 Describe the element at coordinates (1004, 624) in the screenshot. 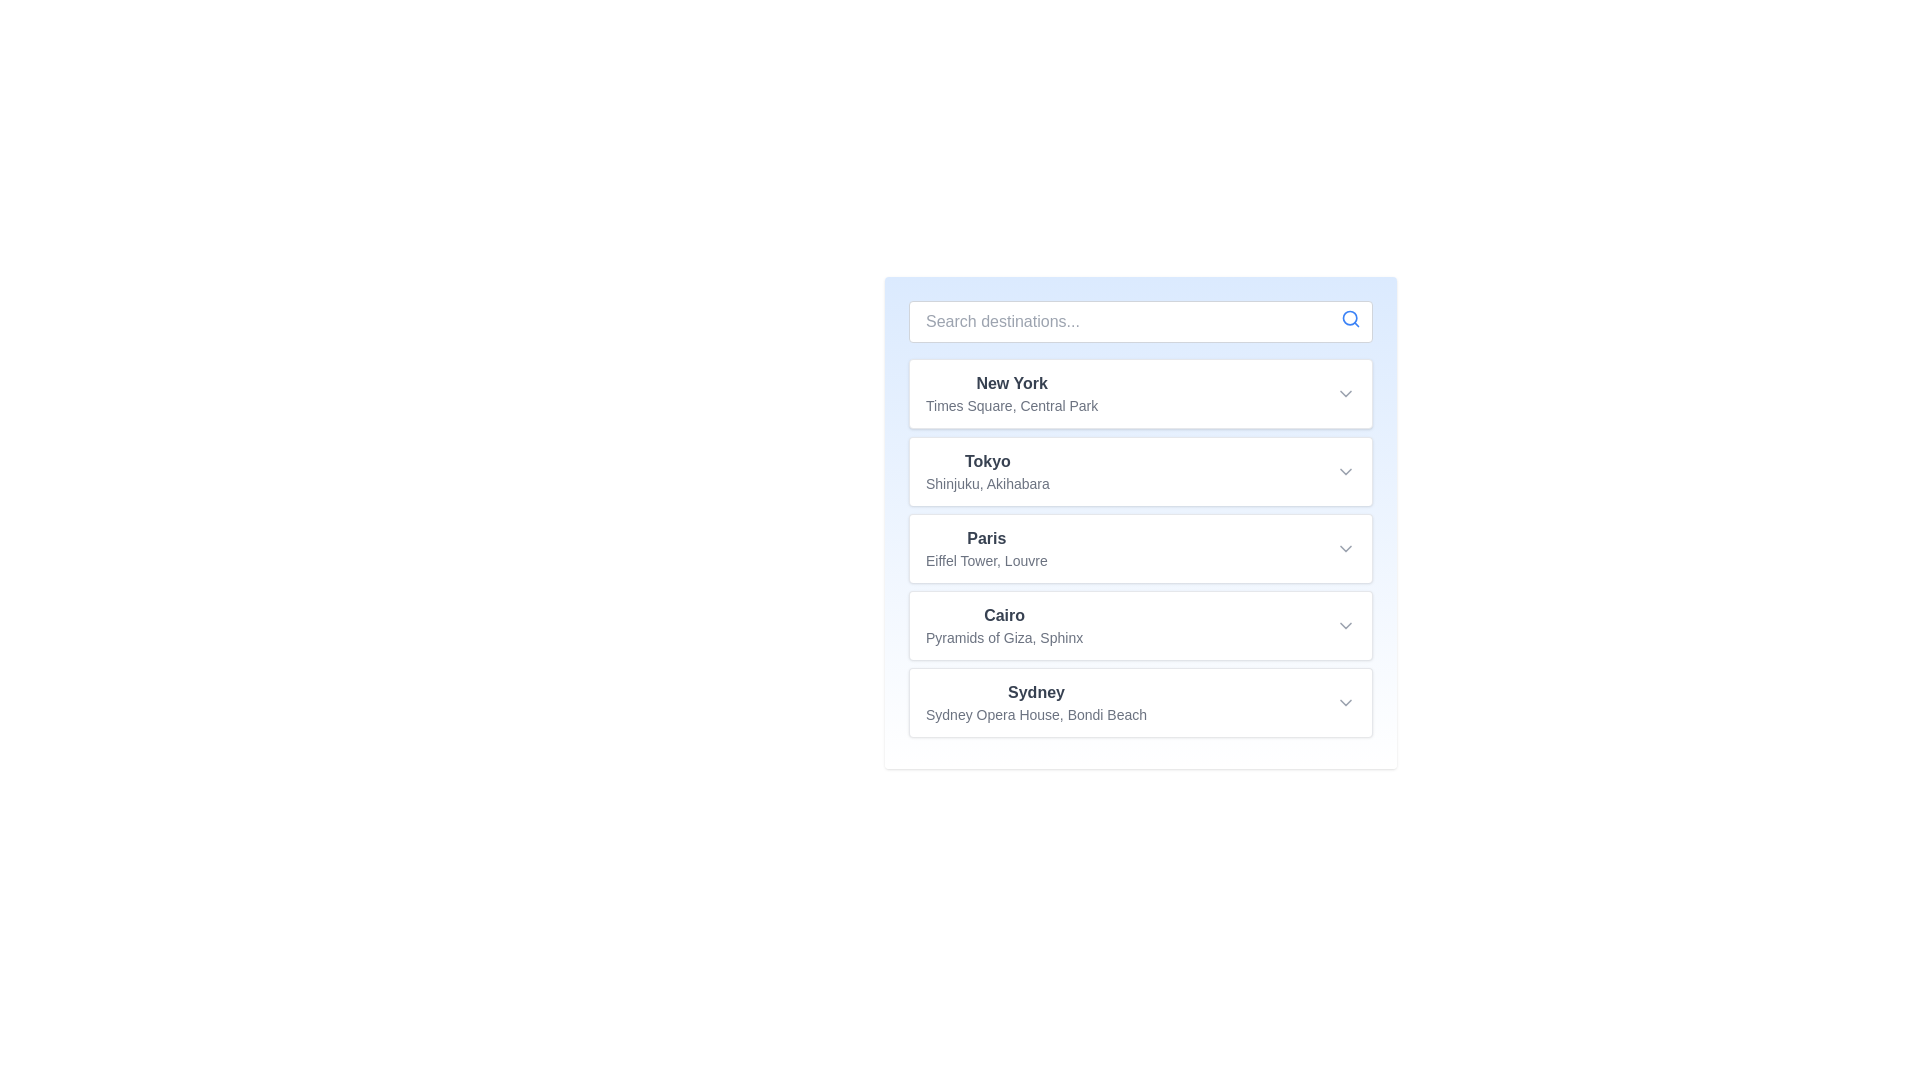

I see `the text element displaying 'Cairo' in bold followed by 'Pyramids of Giza, Sphinx' in smaller gray style, located between 'Paris' and 'Sydney' in a list` at that location.